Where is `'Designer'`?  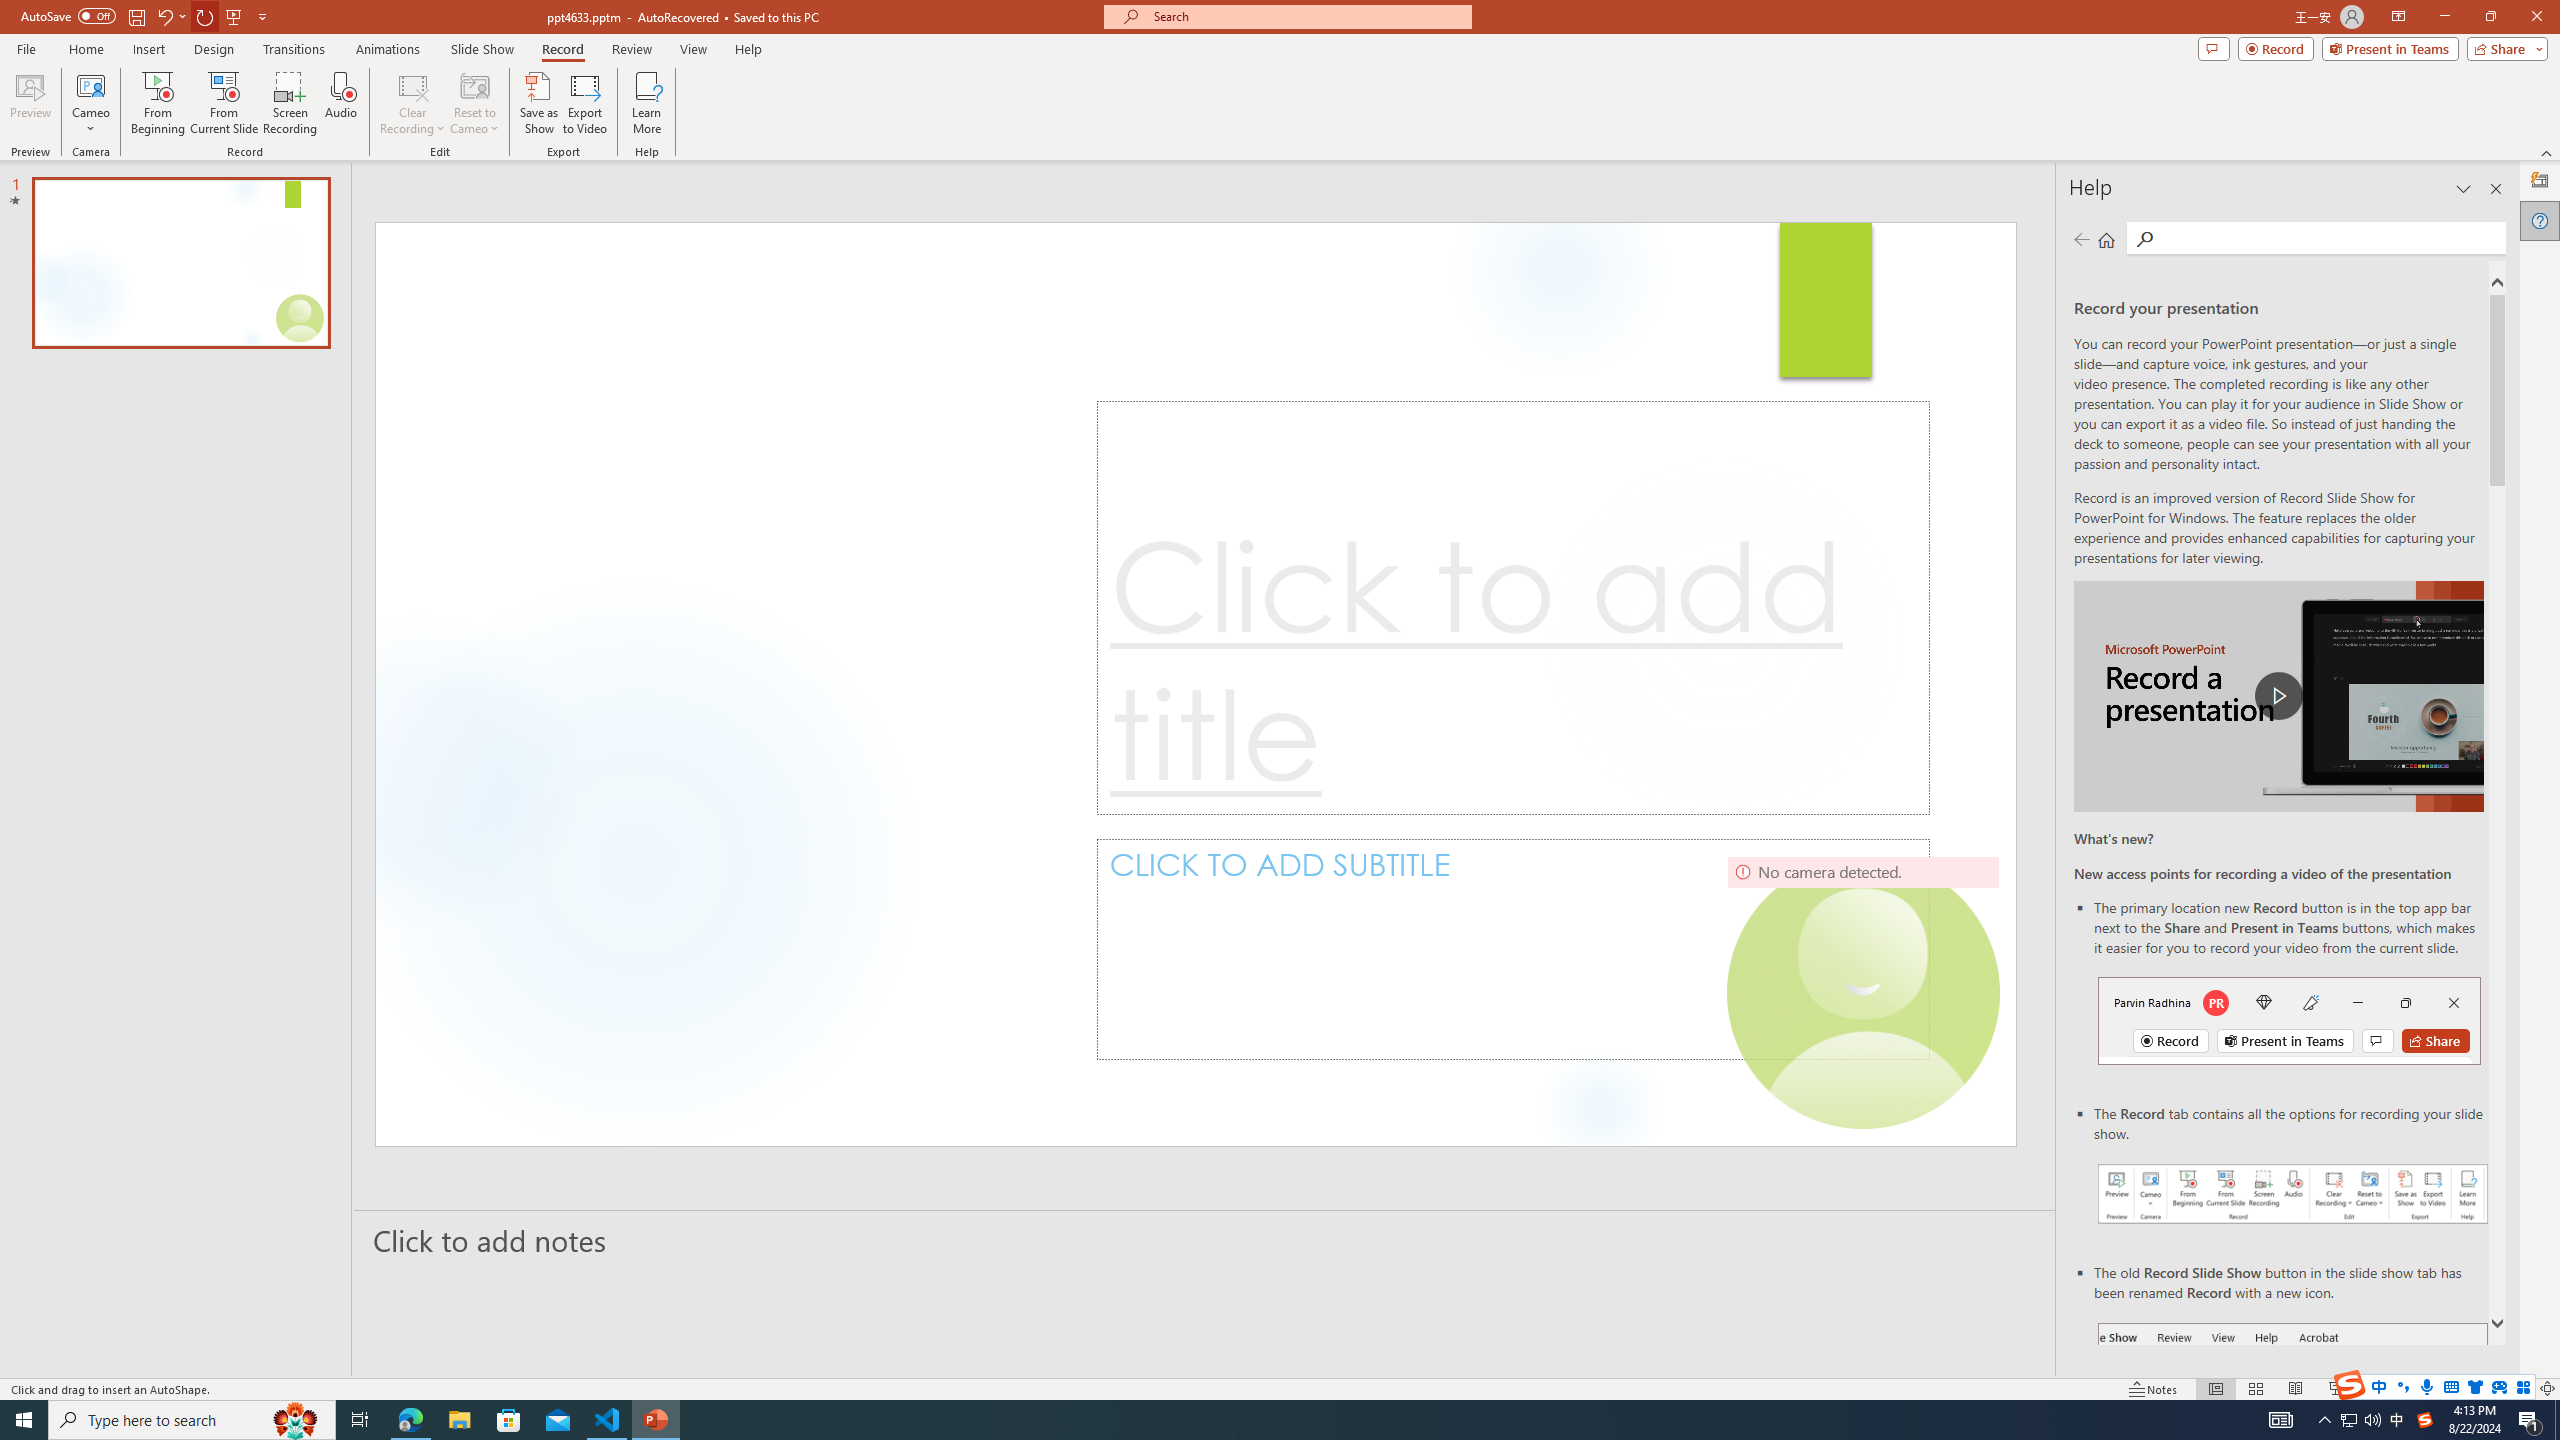 'Designer' is located at coordinates (2539, 180).